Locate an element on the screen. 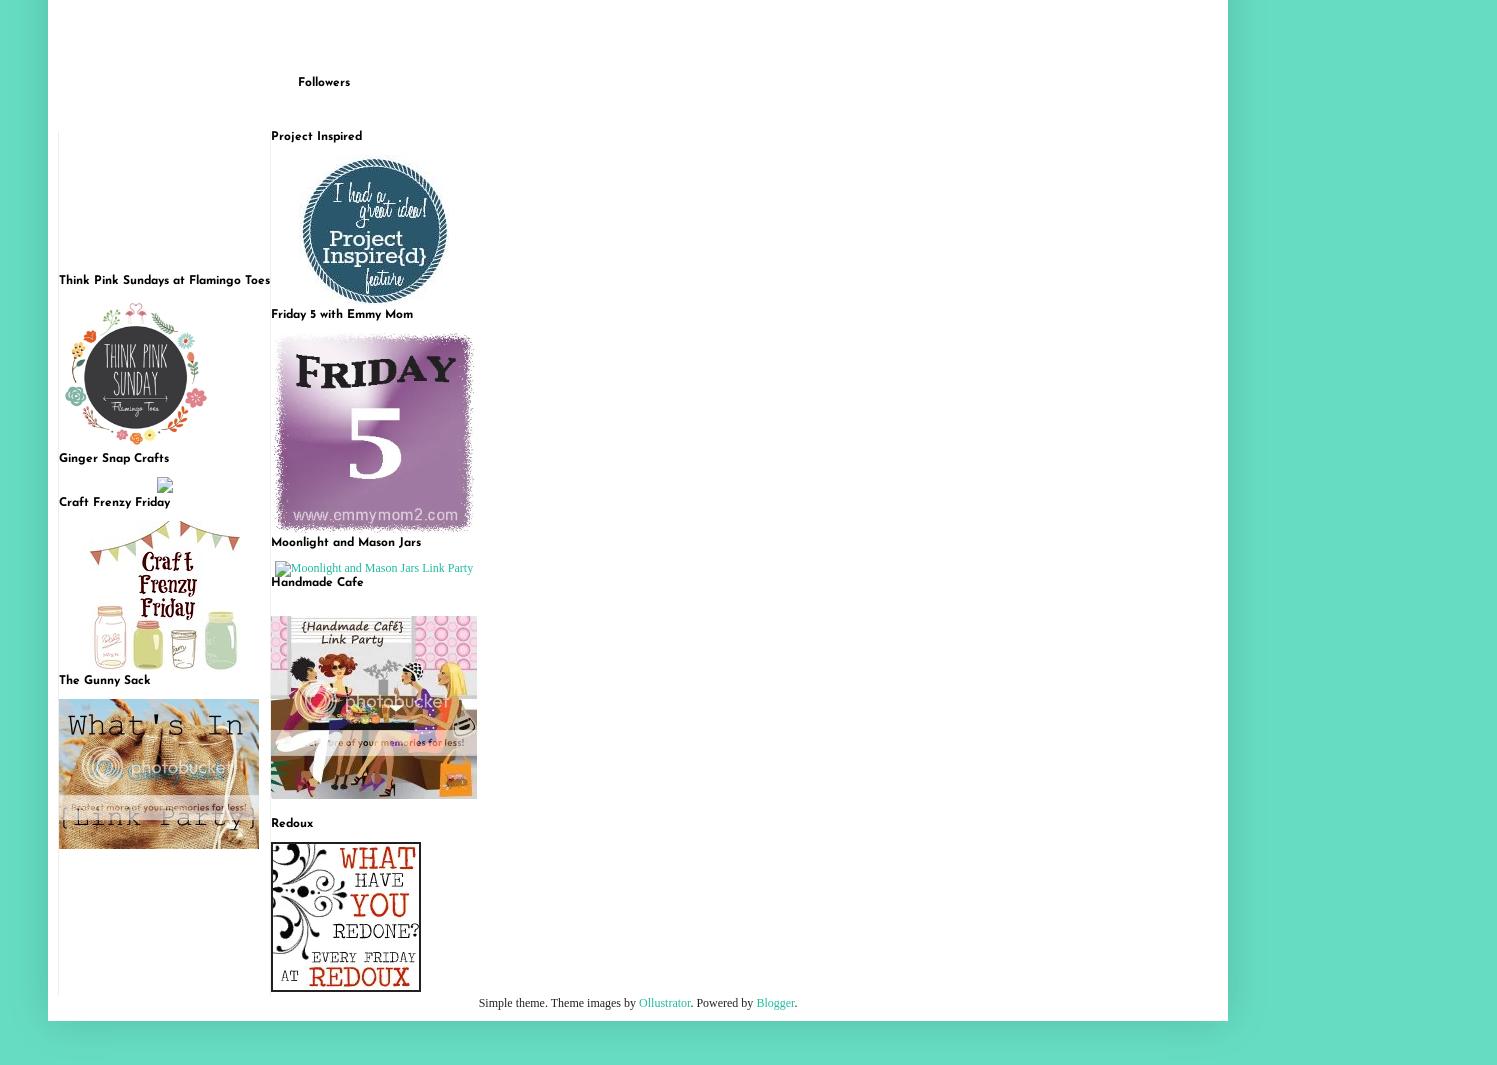  'Followers' is located at coordinates (323, 81).